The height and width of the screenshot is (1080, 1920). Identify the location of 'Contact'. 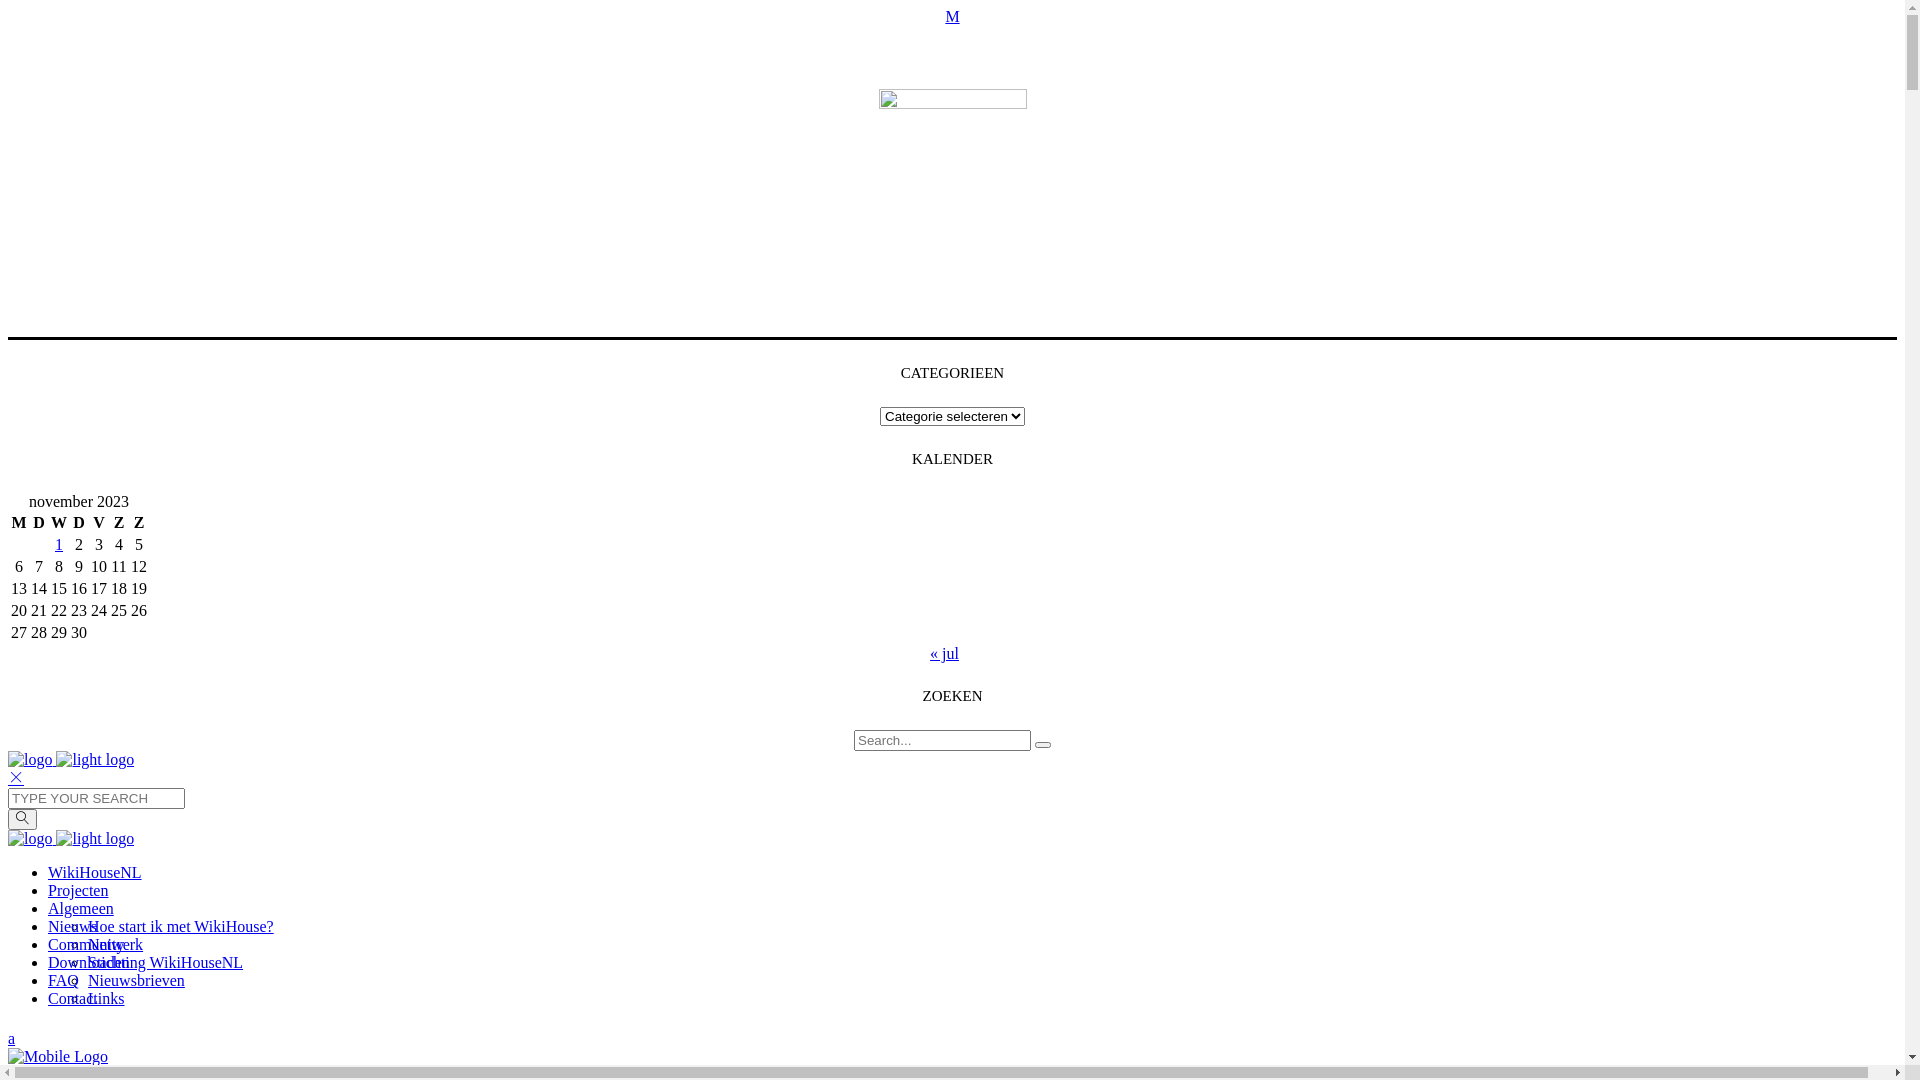
(72, 998).